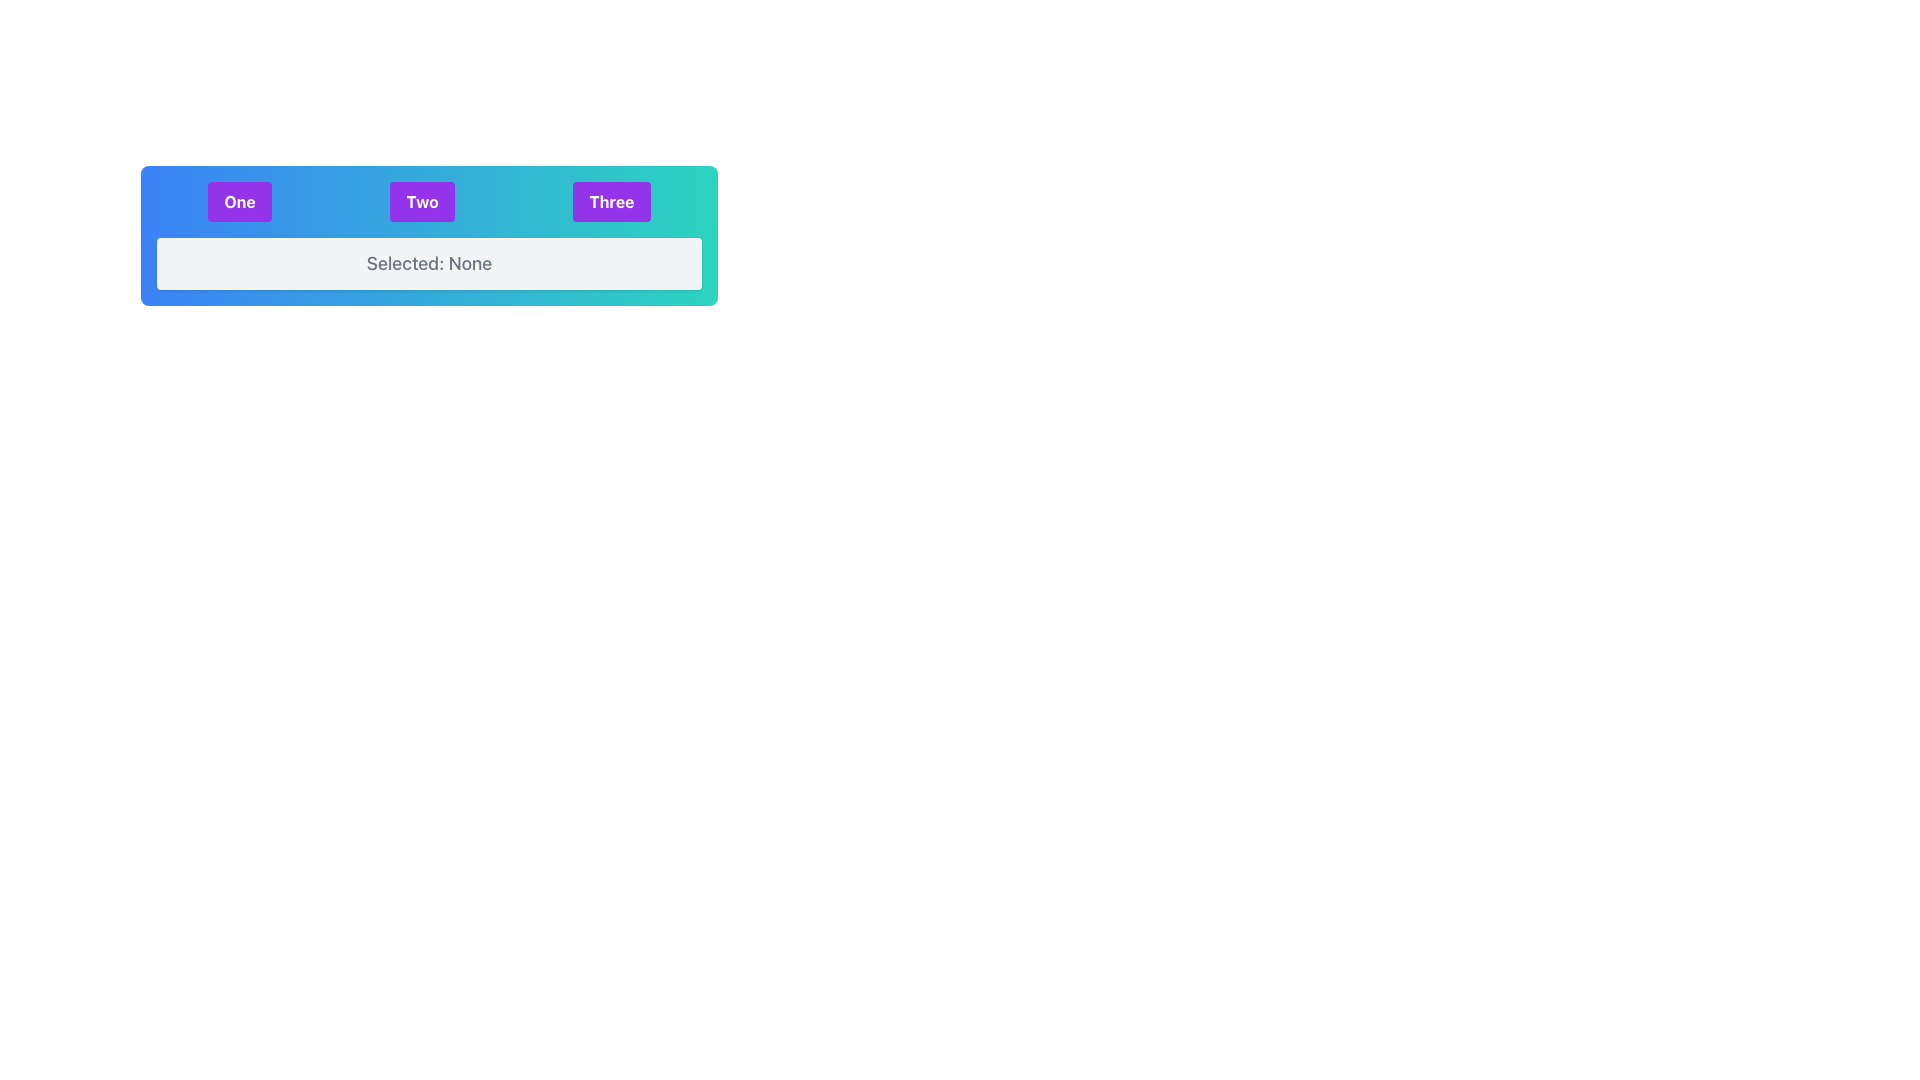 The width and height of the screenshot is (1920, 1080). I want to click on the first button in the row of selectable elements, so click(428, 201).